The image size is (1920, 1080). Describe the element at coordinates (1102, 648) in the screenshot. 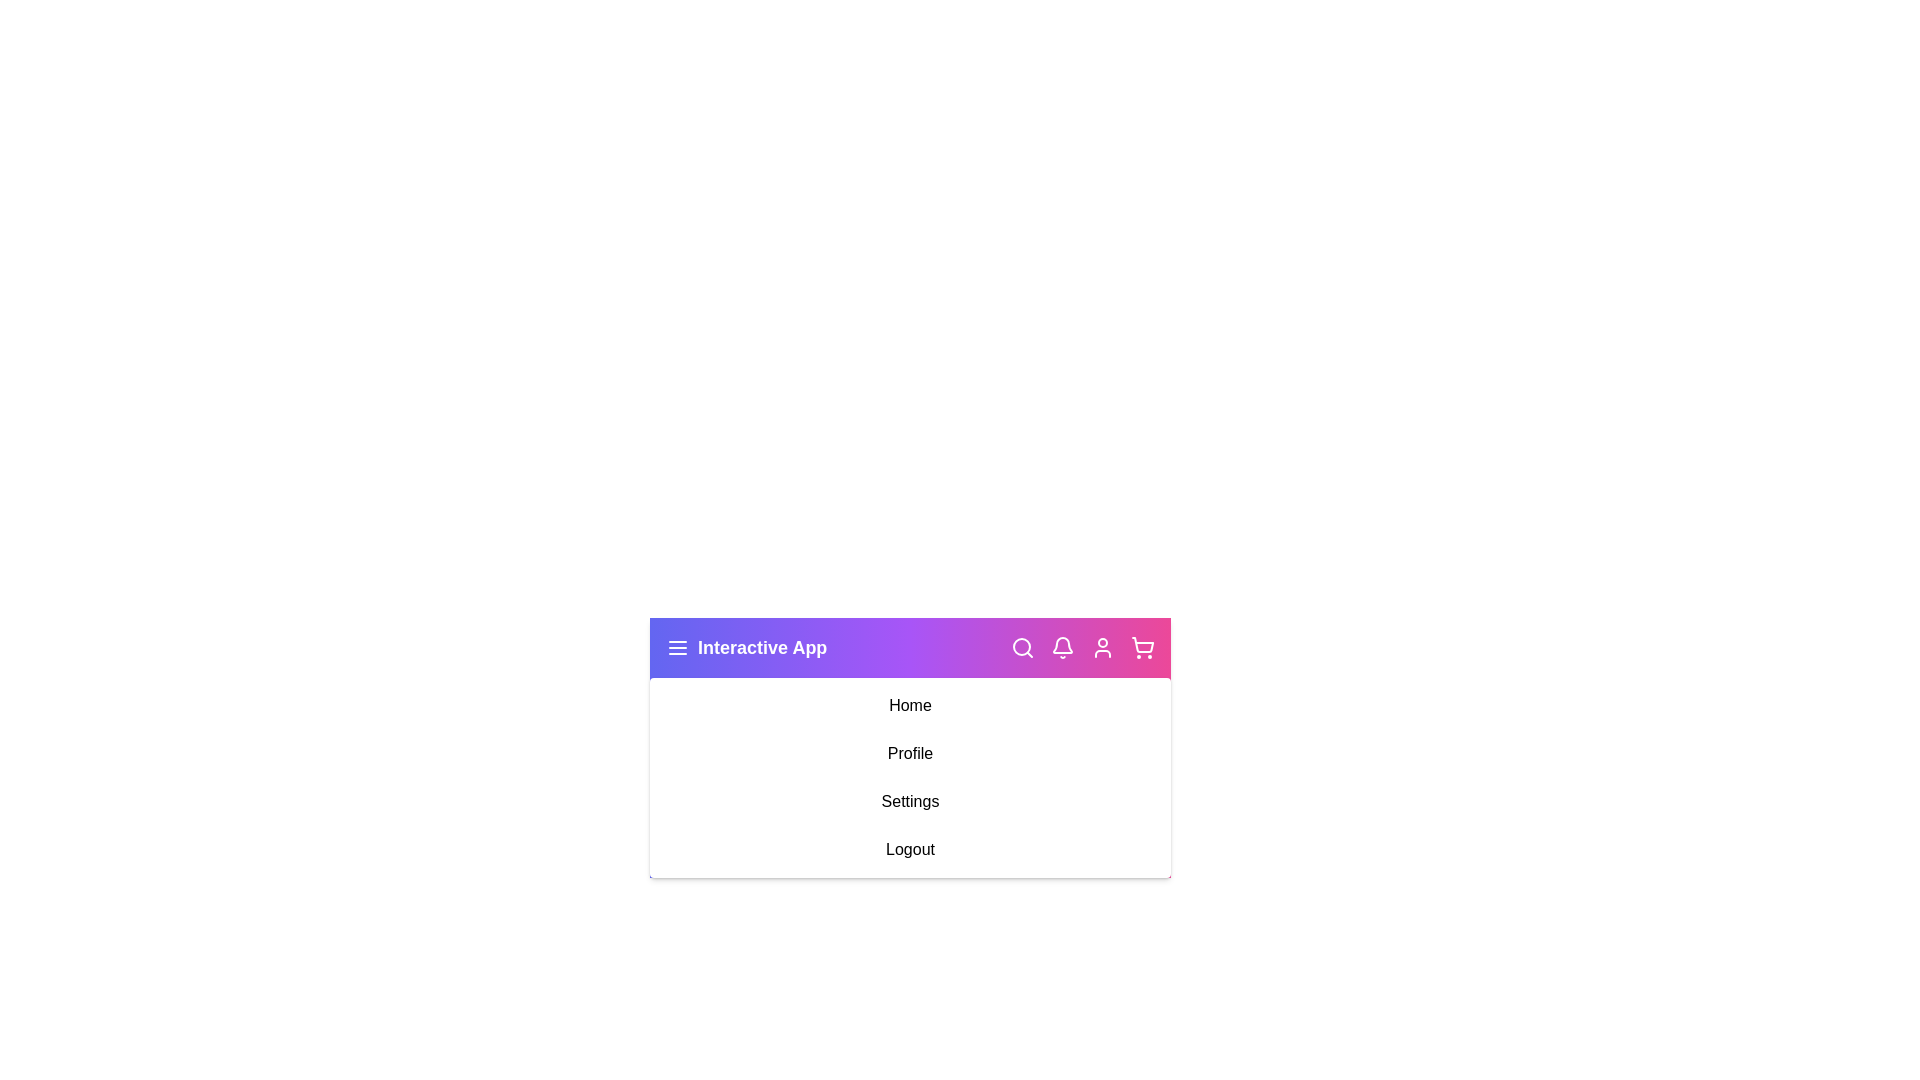

I see `the user icon to view profile-related options` at that location.